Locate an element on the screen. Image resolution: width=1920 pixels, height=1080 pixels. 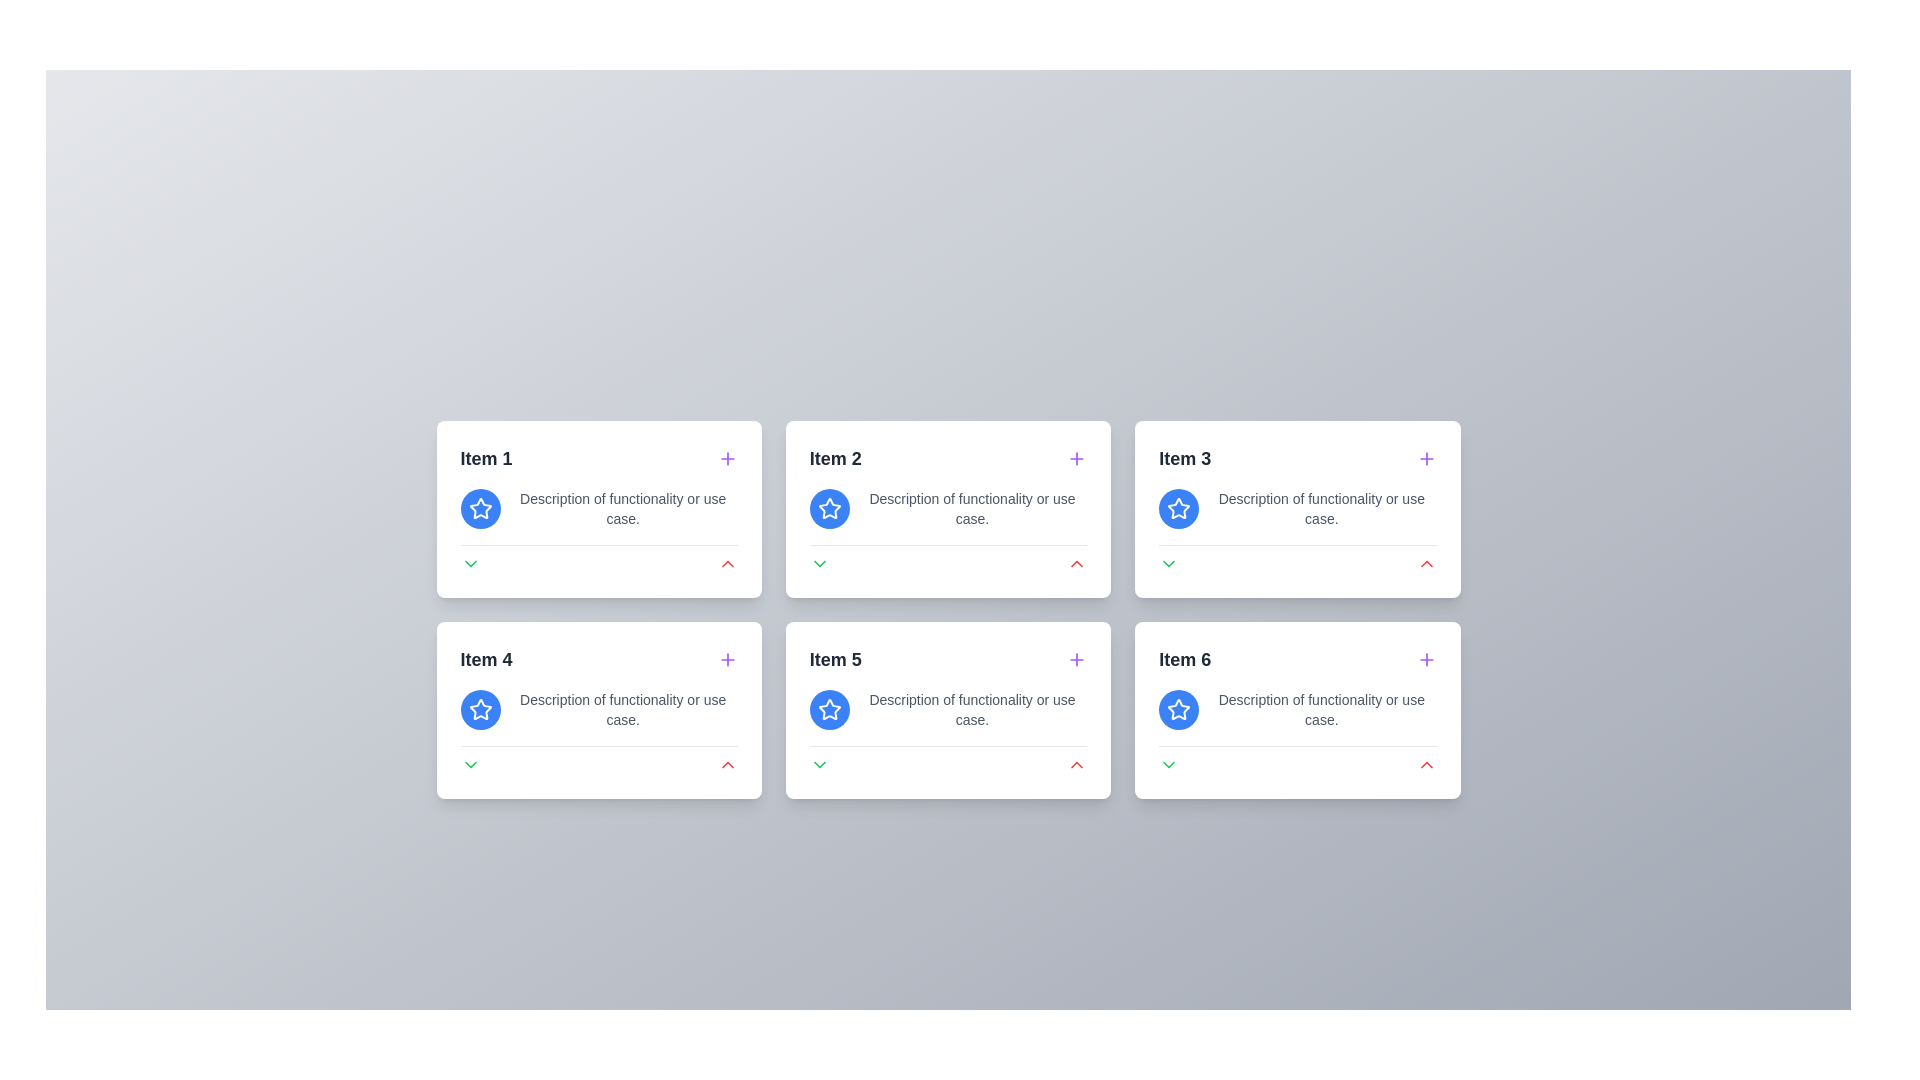
the circular purple button with a plus symbol located in the upper-right corner of the 'Item 4' card is located at coordinates (726, 659).